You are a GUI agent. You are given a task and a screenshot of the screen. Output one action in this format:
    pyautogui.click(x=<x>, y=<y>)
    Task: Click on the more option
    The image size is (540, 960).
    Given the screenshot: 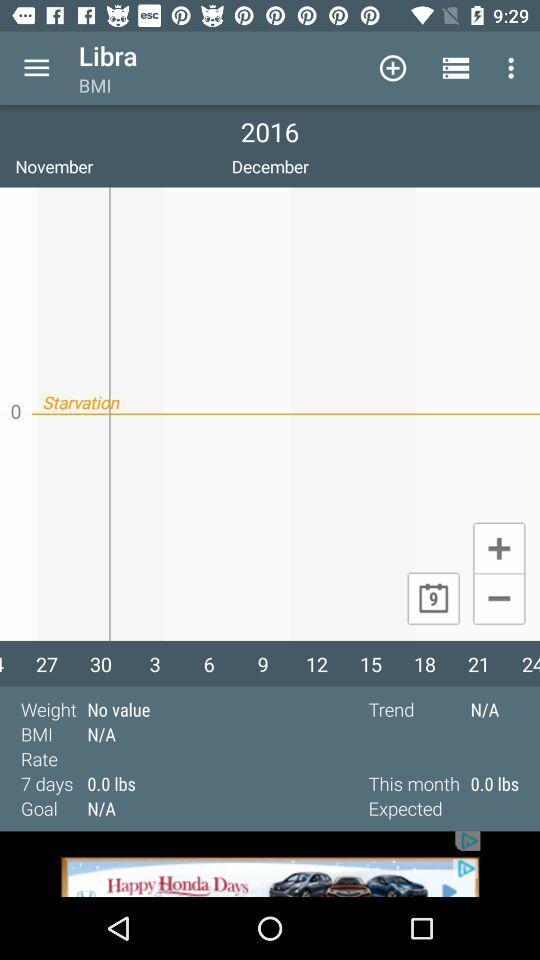 What is the action you would take?
    pyautogui.click(x=36, y=68)
    